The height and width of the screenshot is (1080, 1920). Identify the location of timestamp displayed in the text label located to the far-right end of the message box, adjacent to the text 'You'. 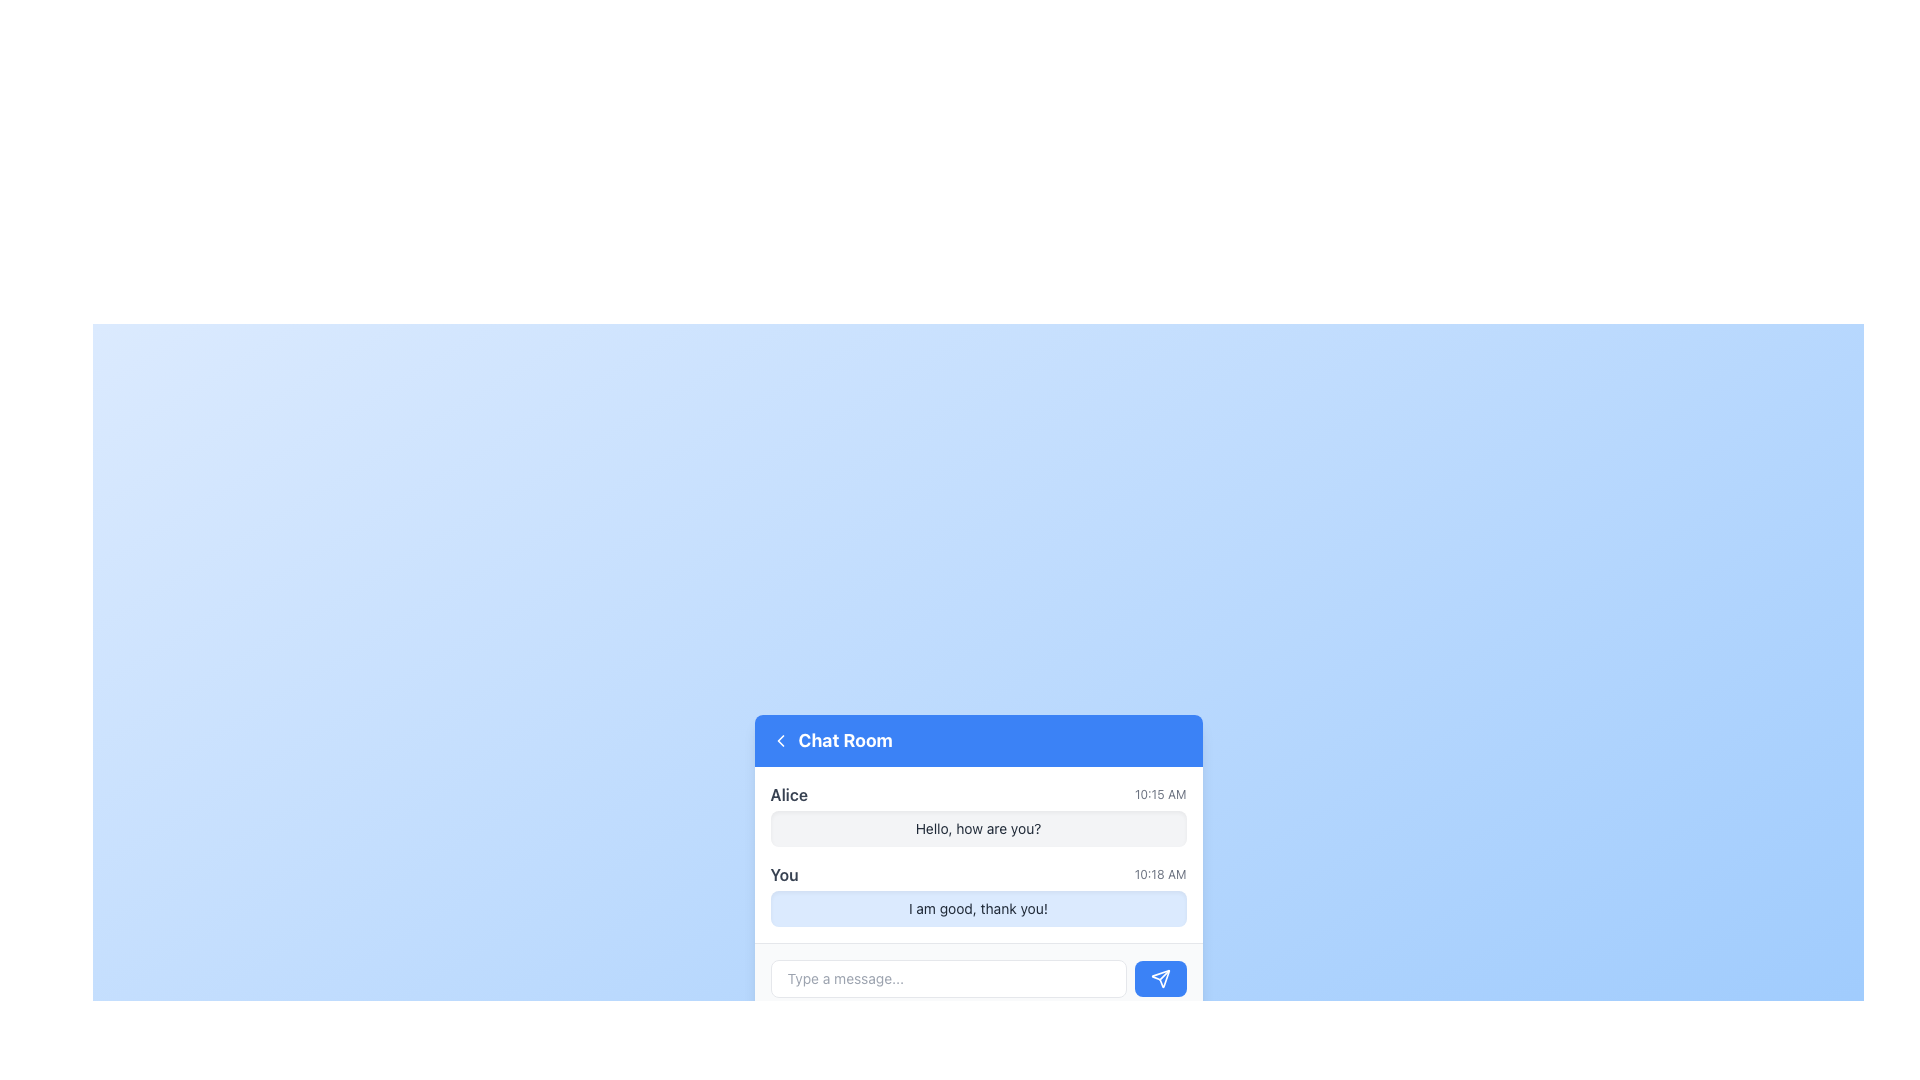
(1160, 873).